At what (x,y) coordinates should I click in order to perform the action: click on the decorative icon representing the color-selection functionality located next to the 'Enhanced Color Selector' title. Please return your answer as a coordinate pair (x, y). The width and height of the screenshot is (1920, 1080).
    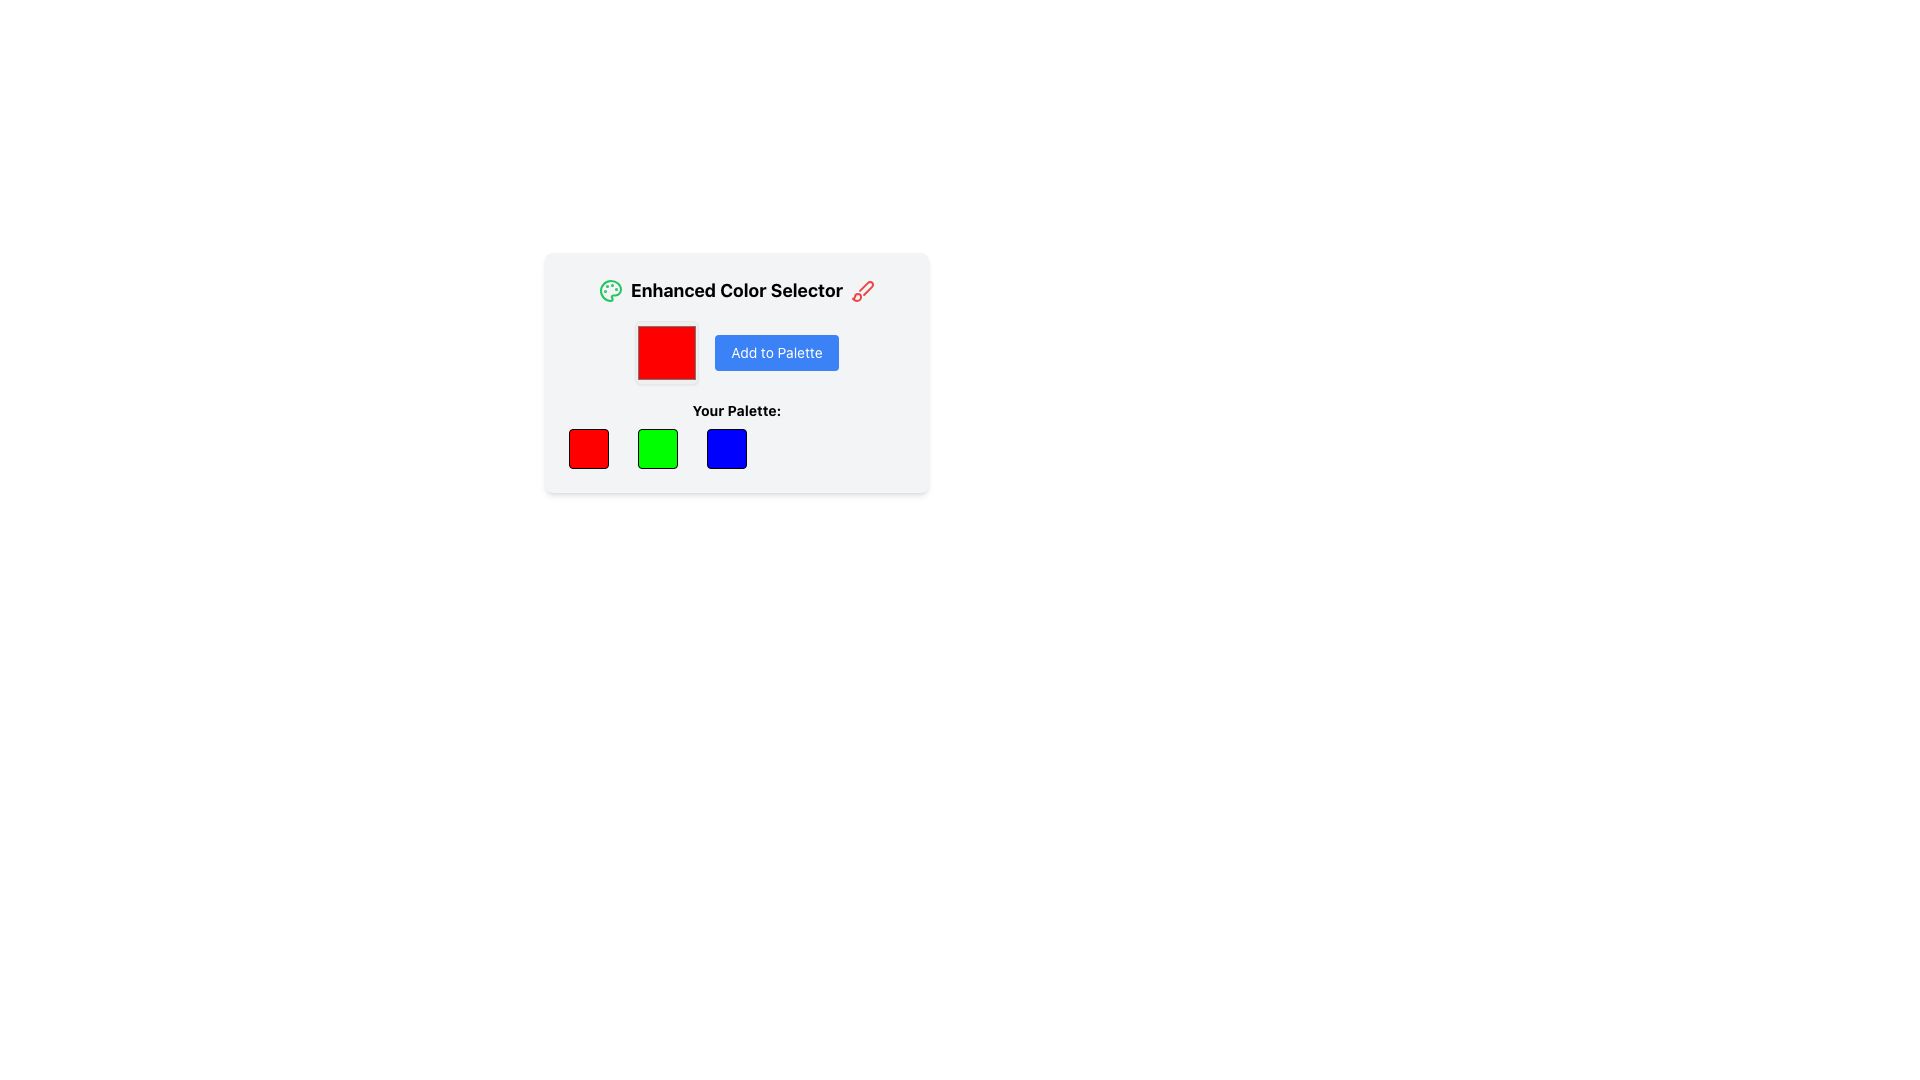
    Looking at the image, I should click on (609, 290).